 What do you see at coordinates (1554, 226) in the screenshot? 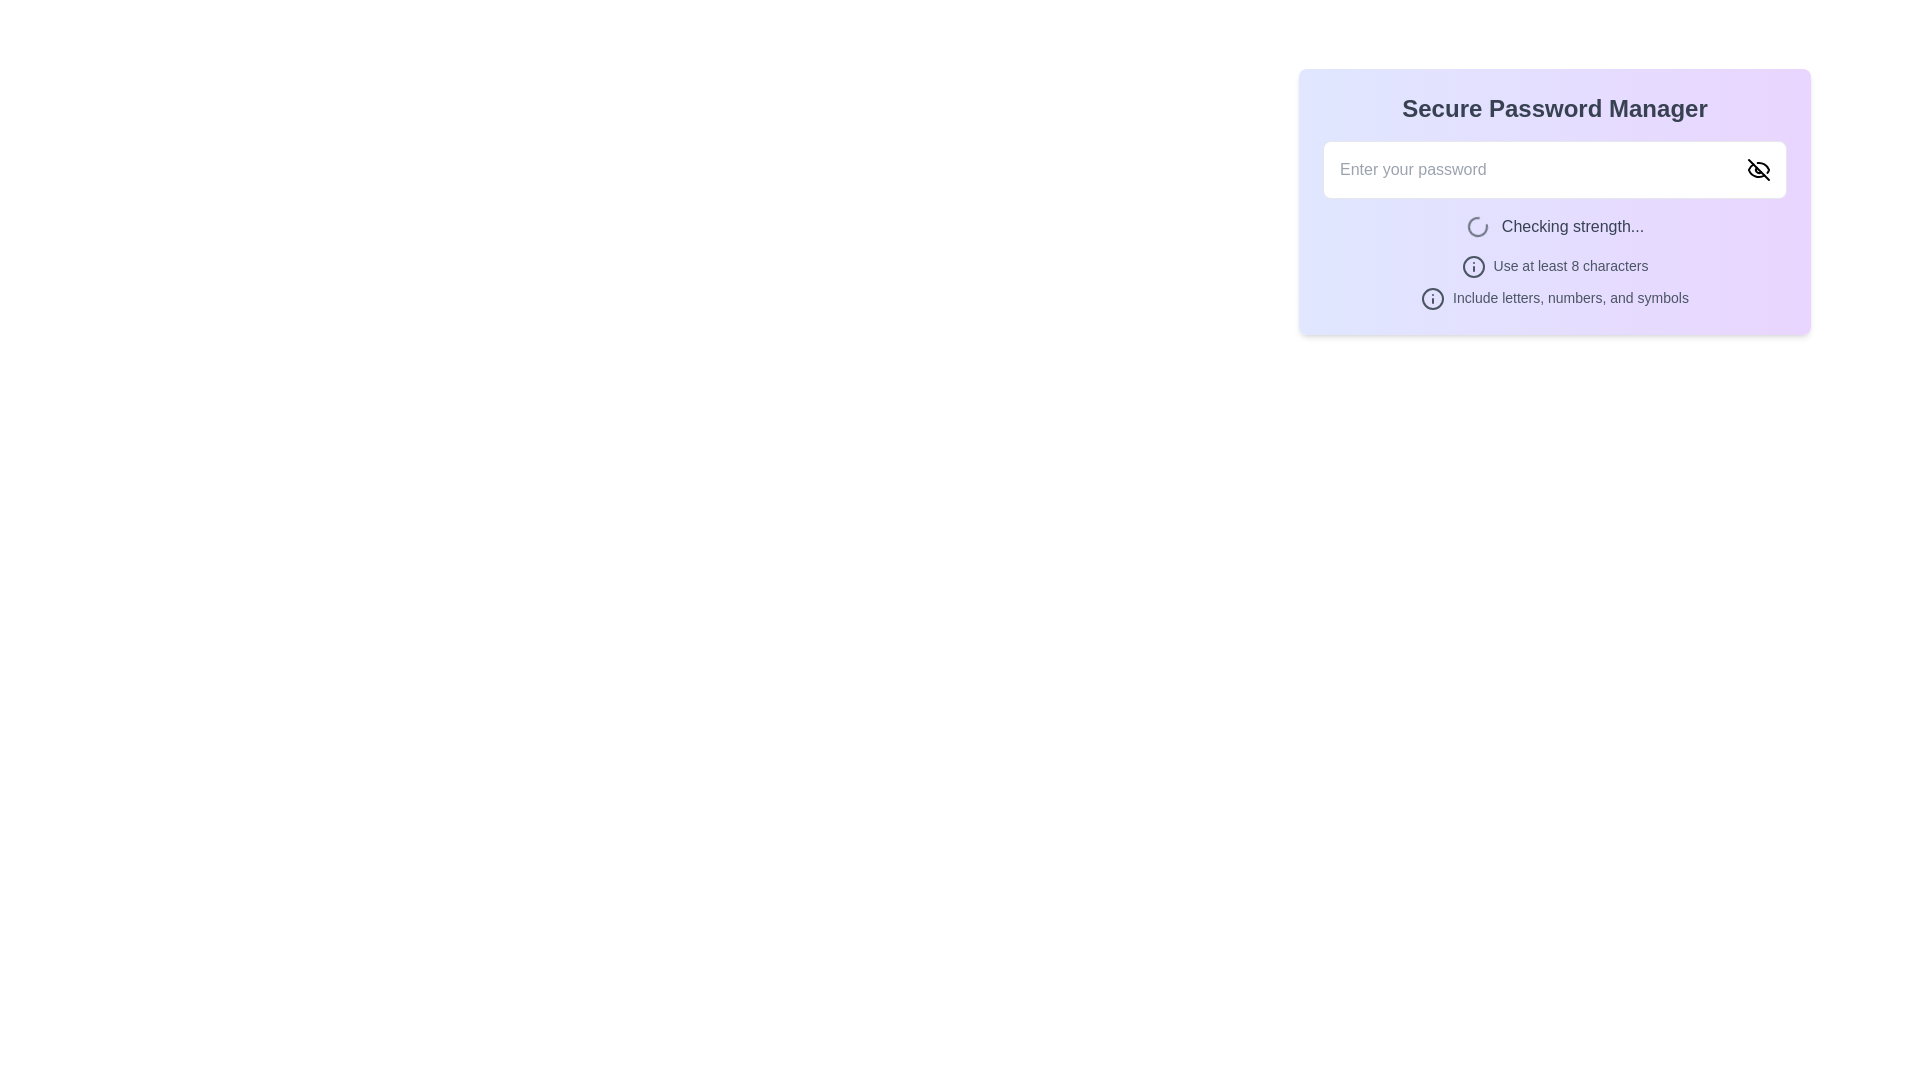
I see `the Status indicator that displays a spinning gray loader icon followed by the text 'Checking strength...', located beneath the password input field` at bounding box center [1554, 226].